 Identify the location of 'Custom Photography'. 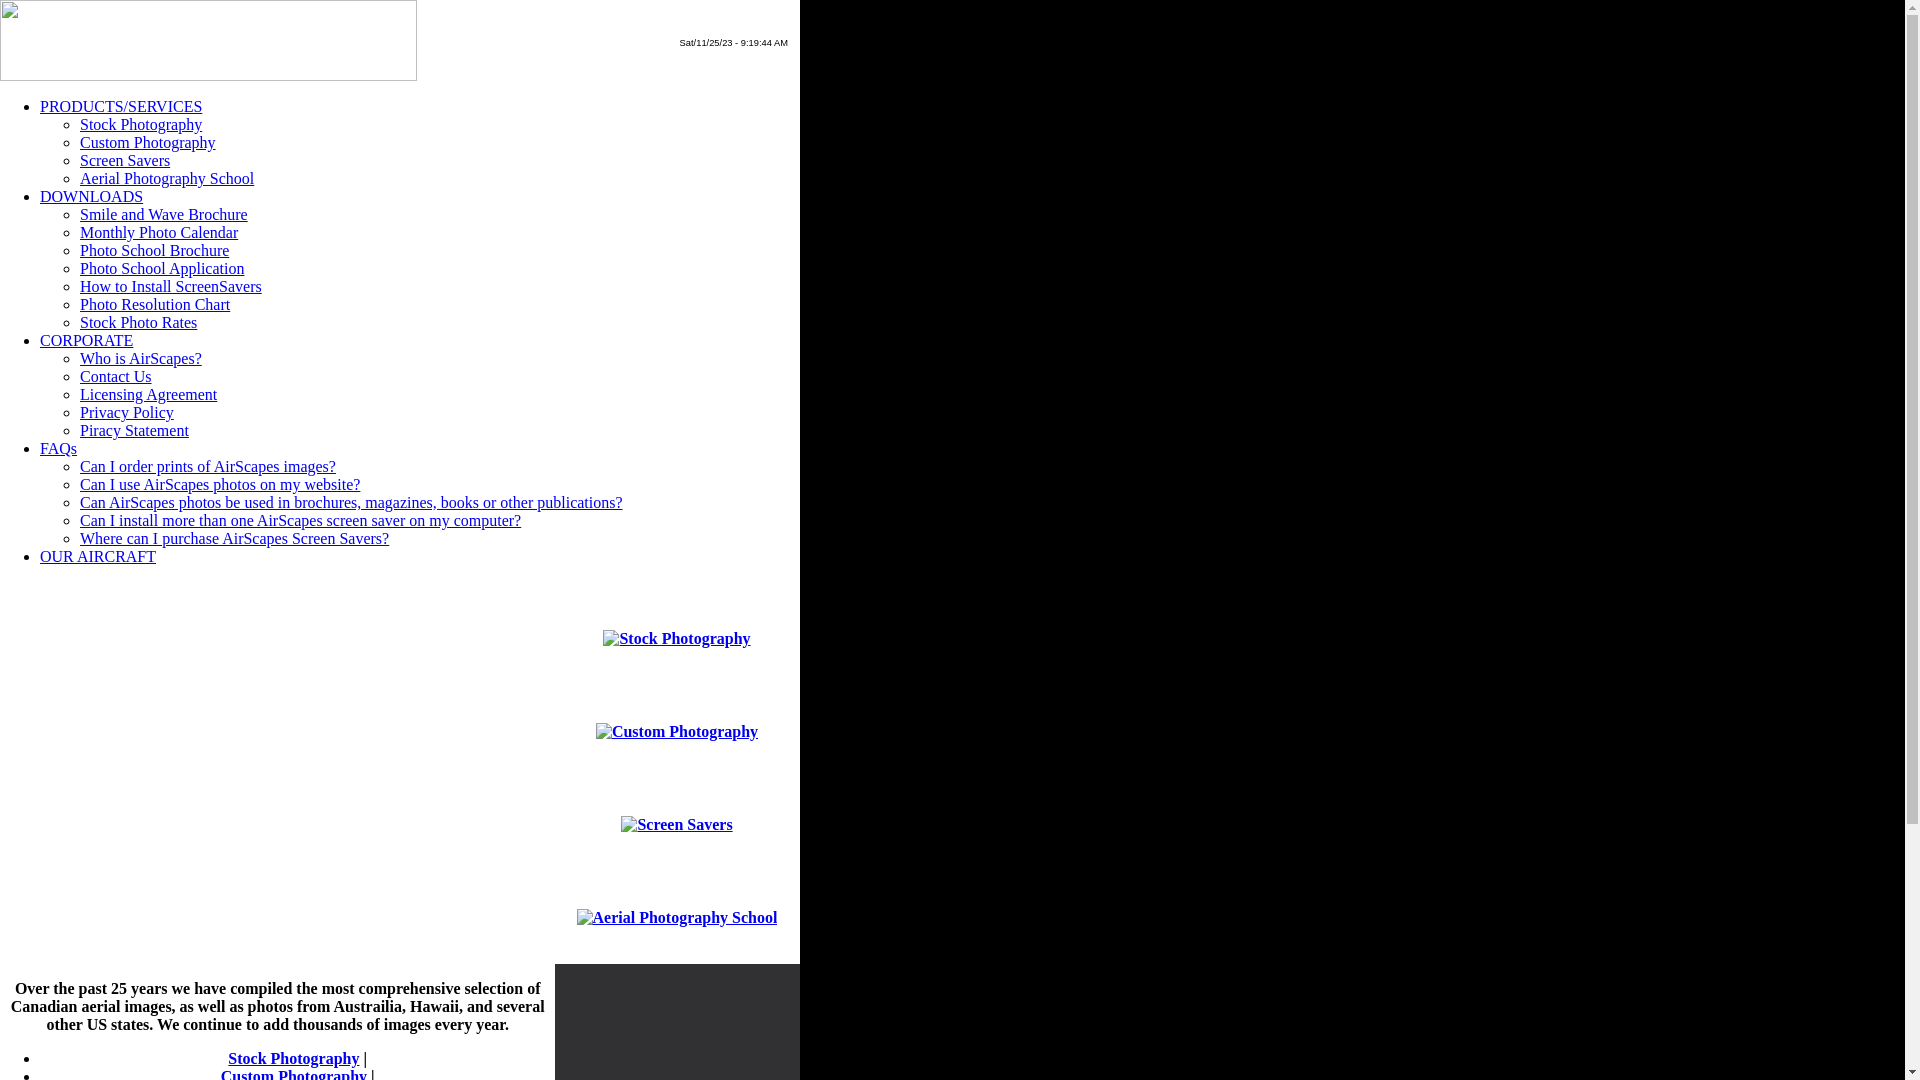
(147, 141).